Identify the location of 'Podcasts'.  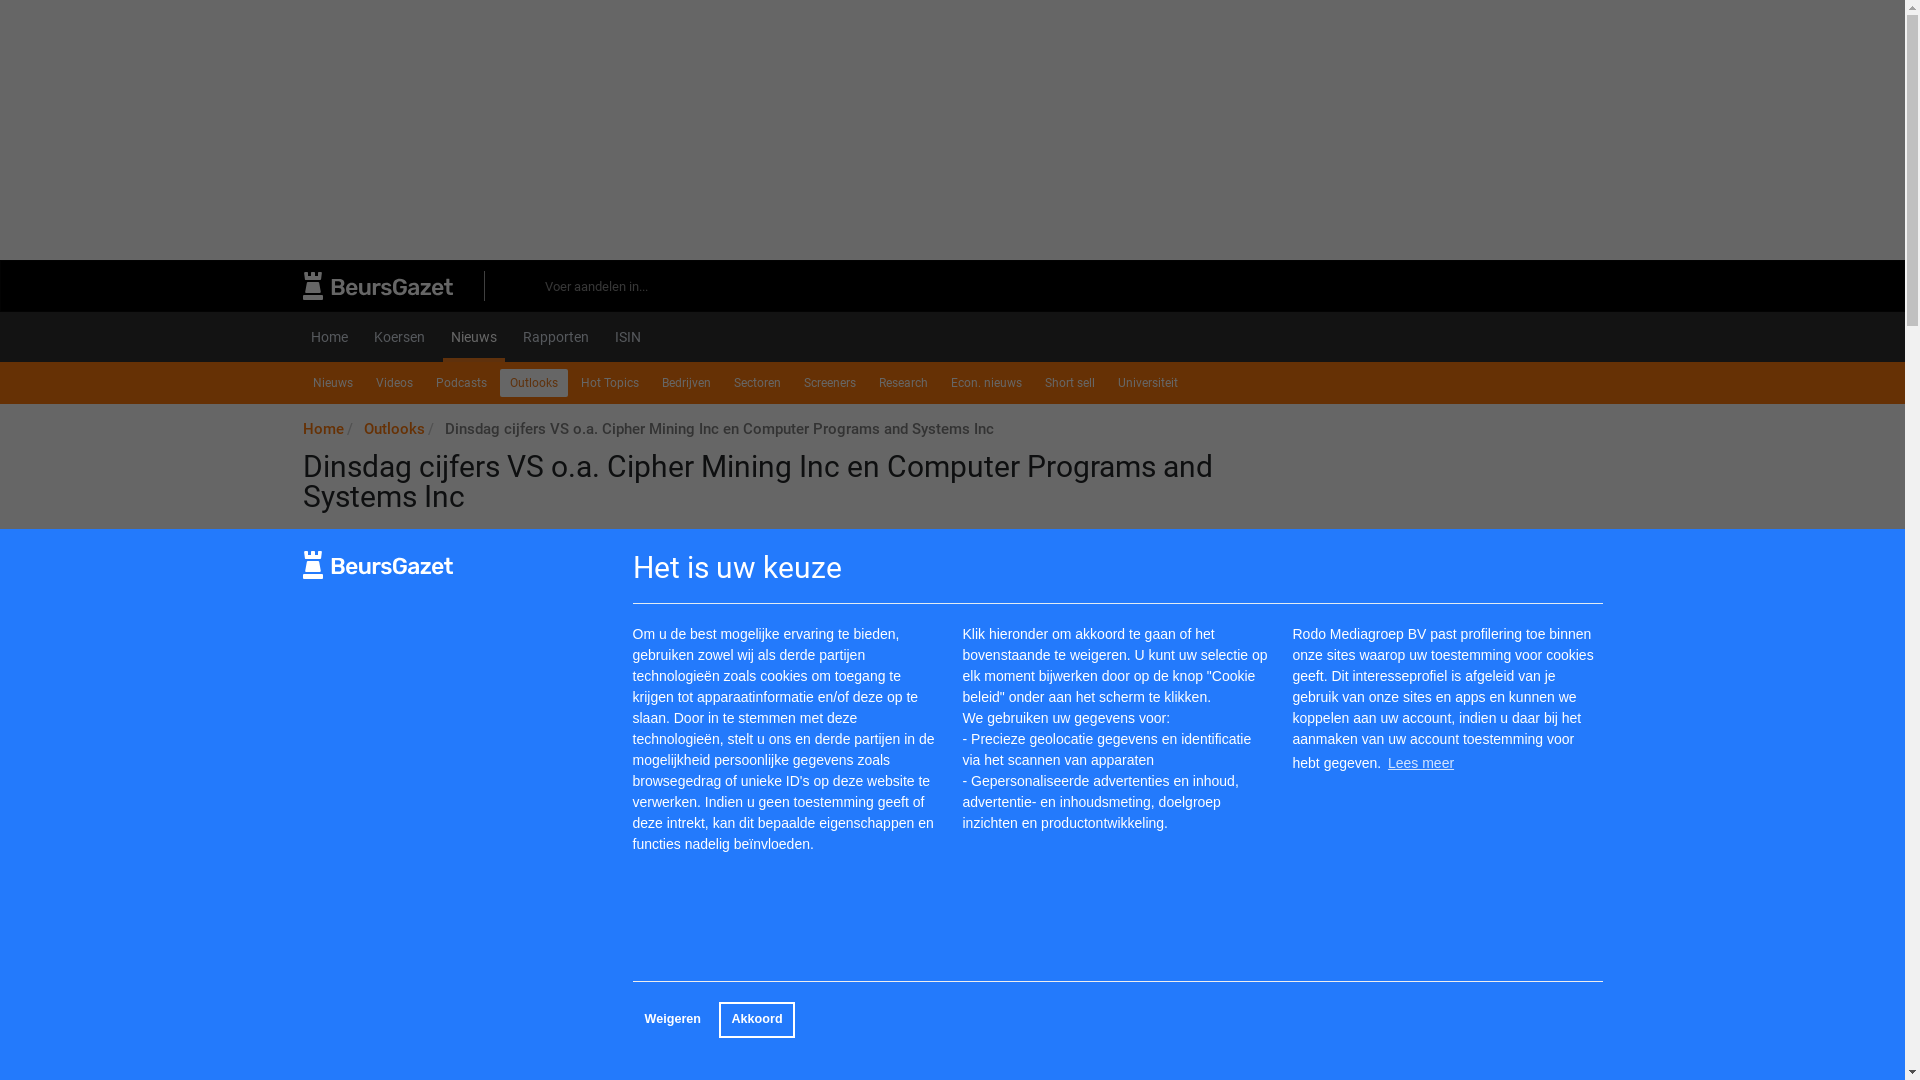
(460, 382).